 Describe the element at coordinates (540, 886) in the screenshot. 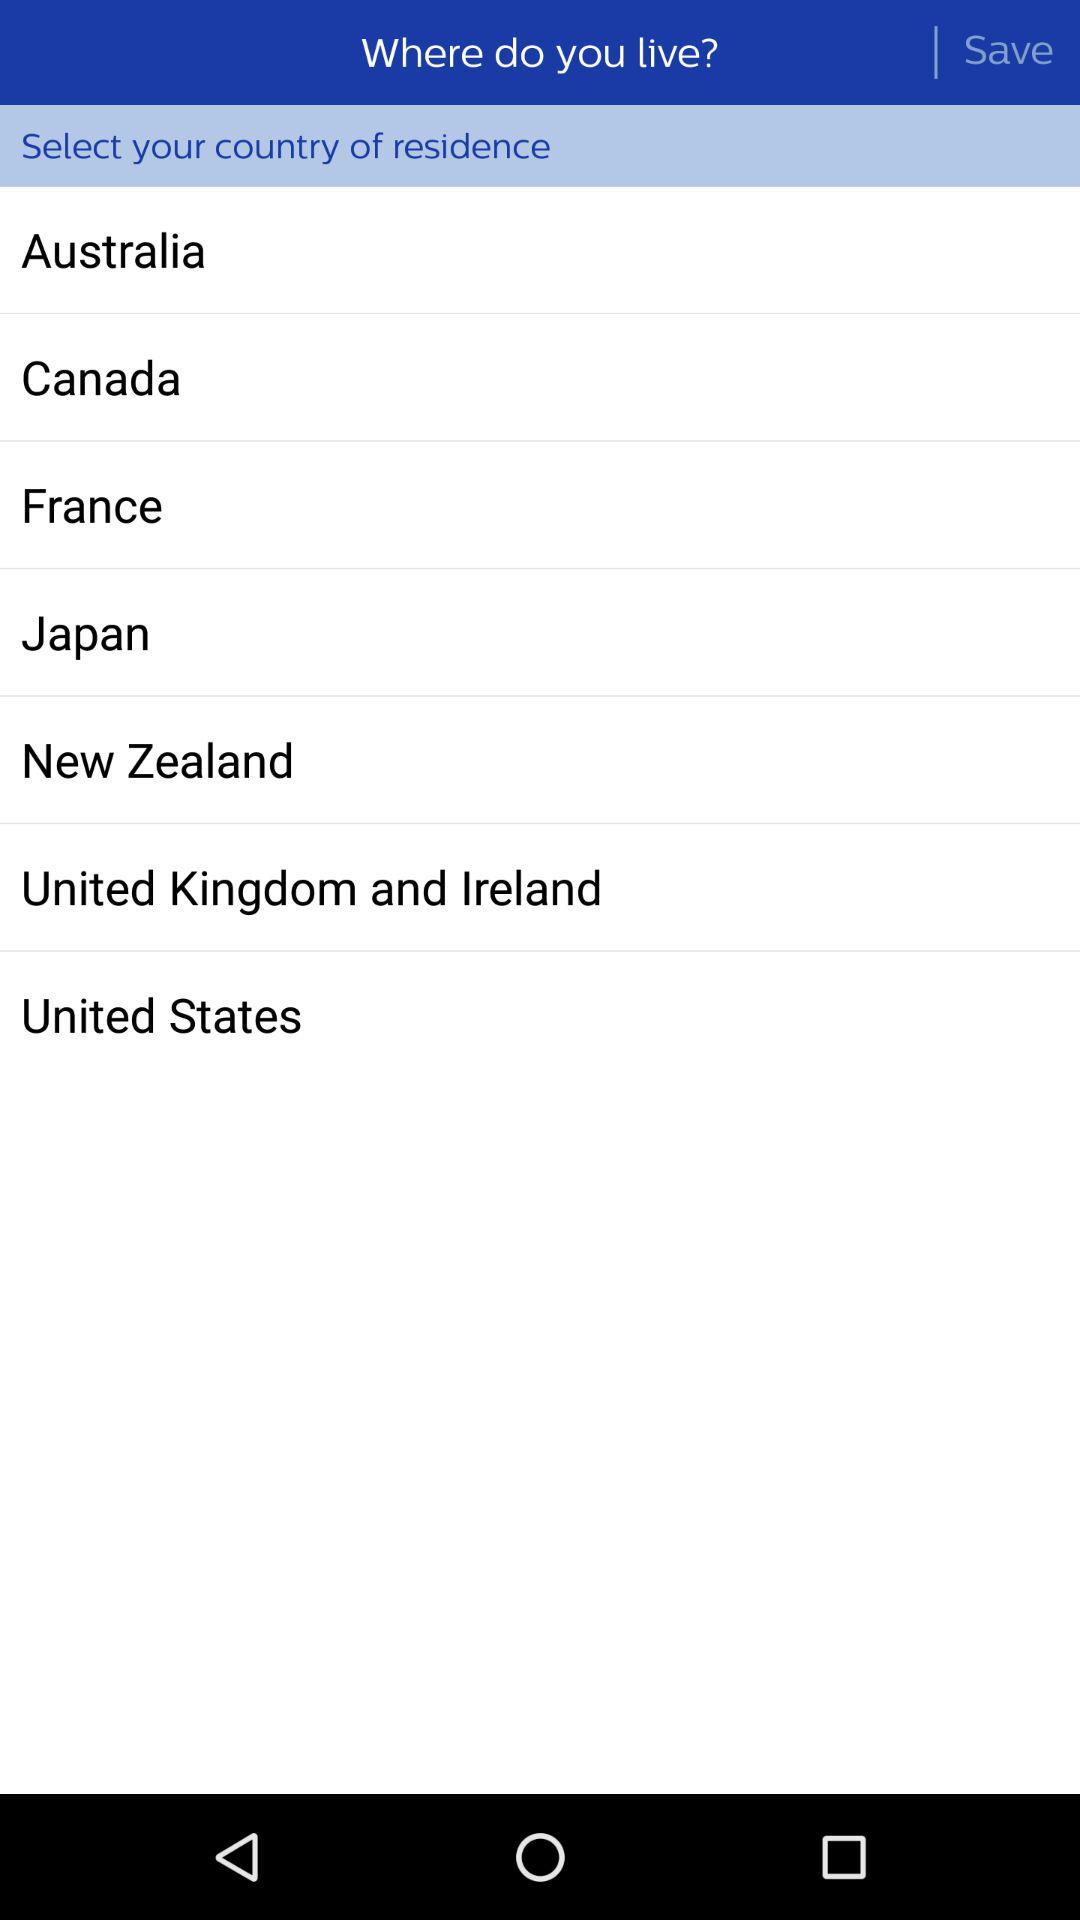

I see `icon below the new zealand` at that location.